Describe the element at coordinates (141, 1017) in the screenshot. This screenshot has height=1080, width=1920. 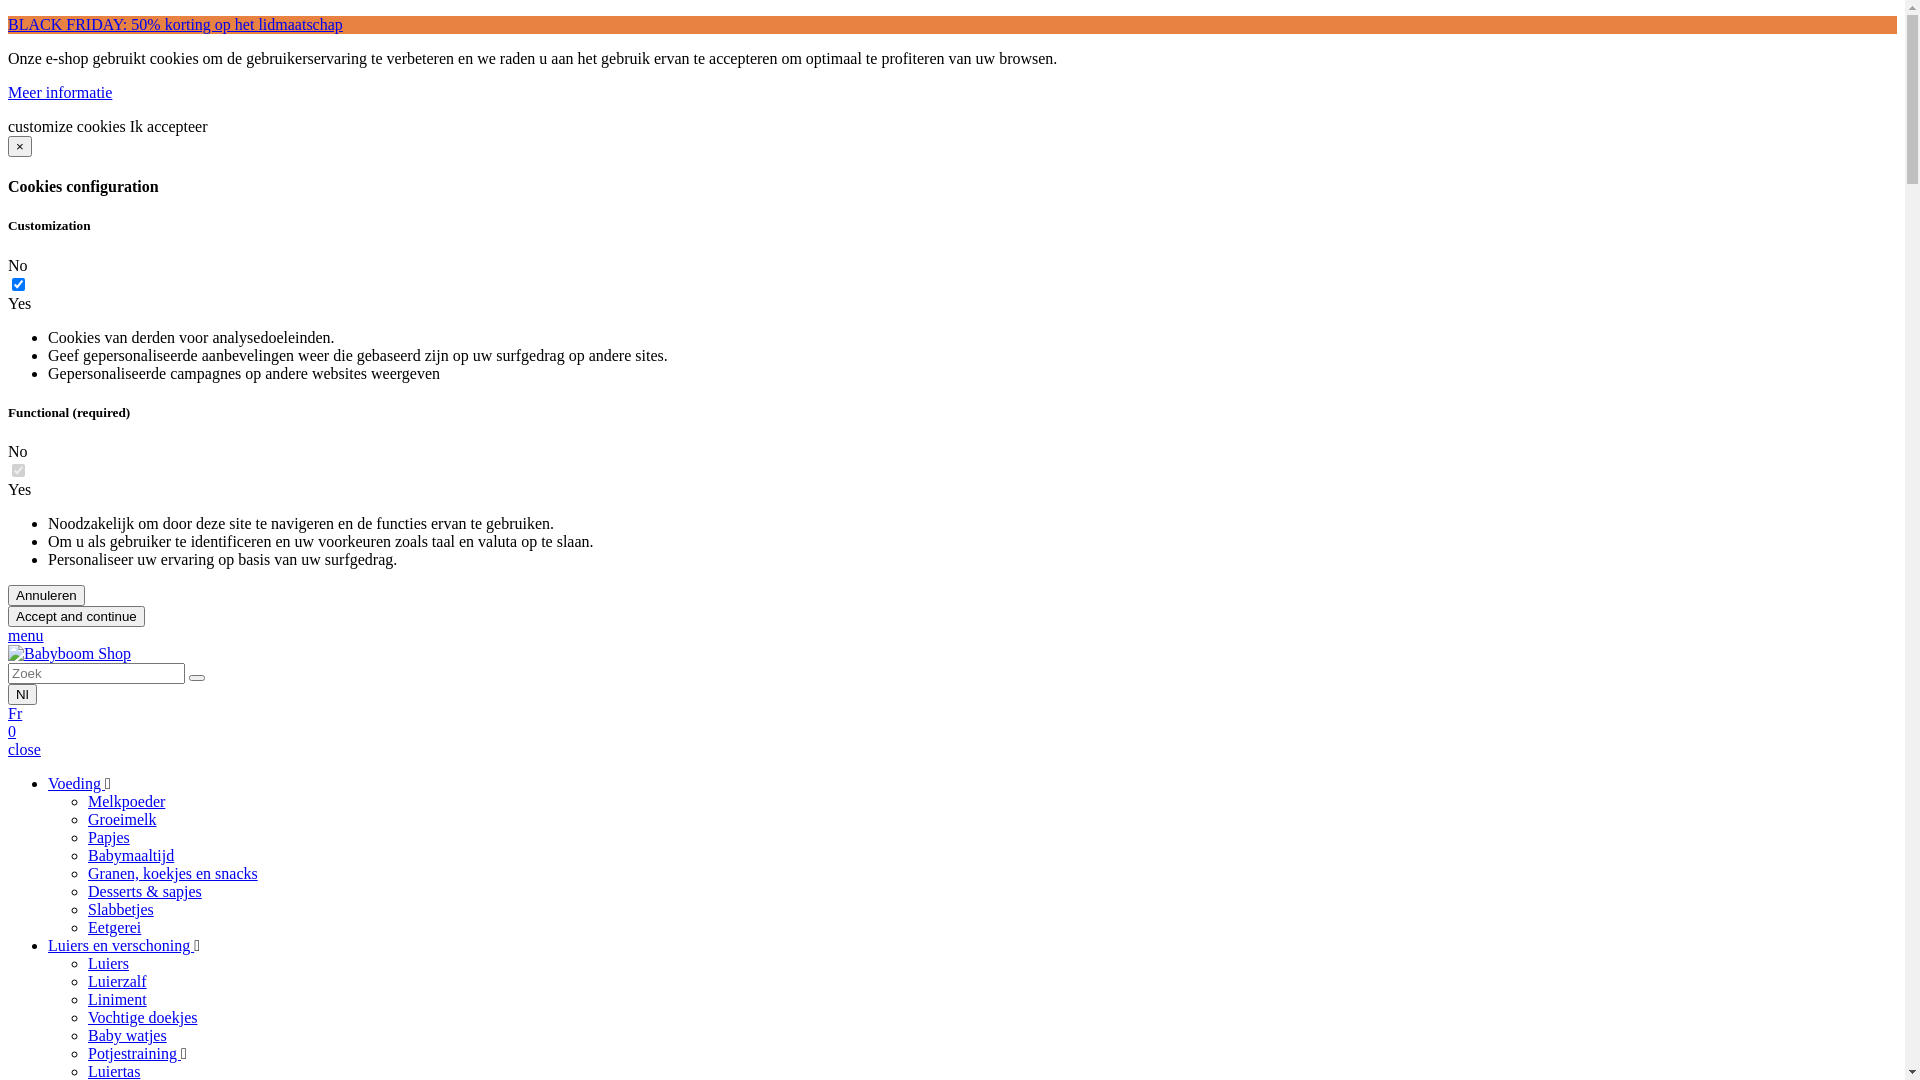
I see `'Vochtige doekjes'` at that location.